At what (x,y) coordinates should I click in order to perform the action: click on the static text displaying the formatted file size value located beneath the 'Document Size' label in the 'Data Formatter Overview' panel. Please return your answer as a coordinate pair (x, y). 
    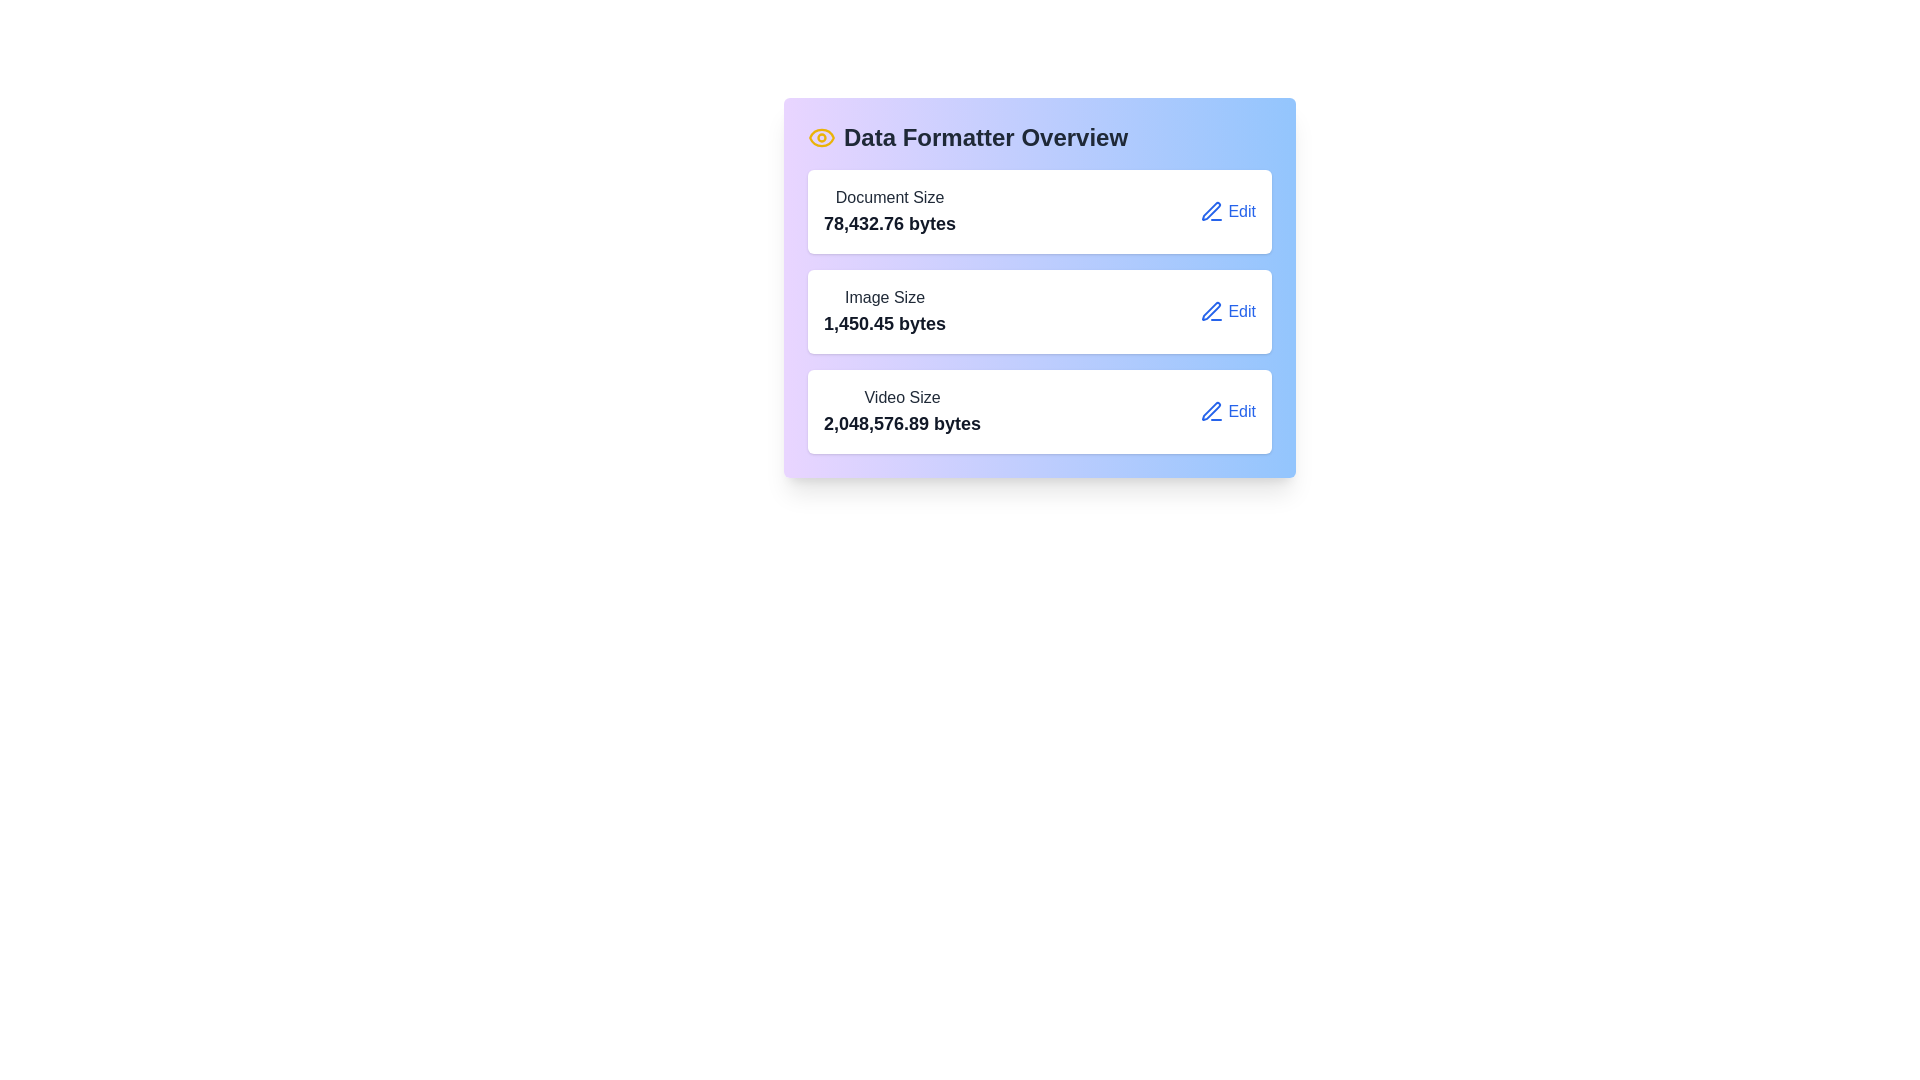
    Looking at the image, I should click on (889, 223).